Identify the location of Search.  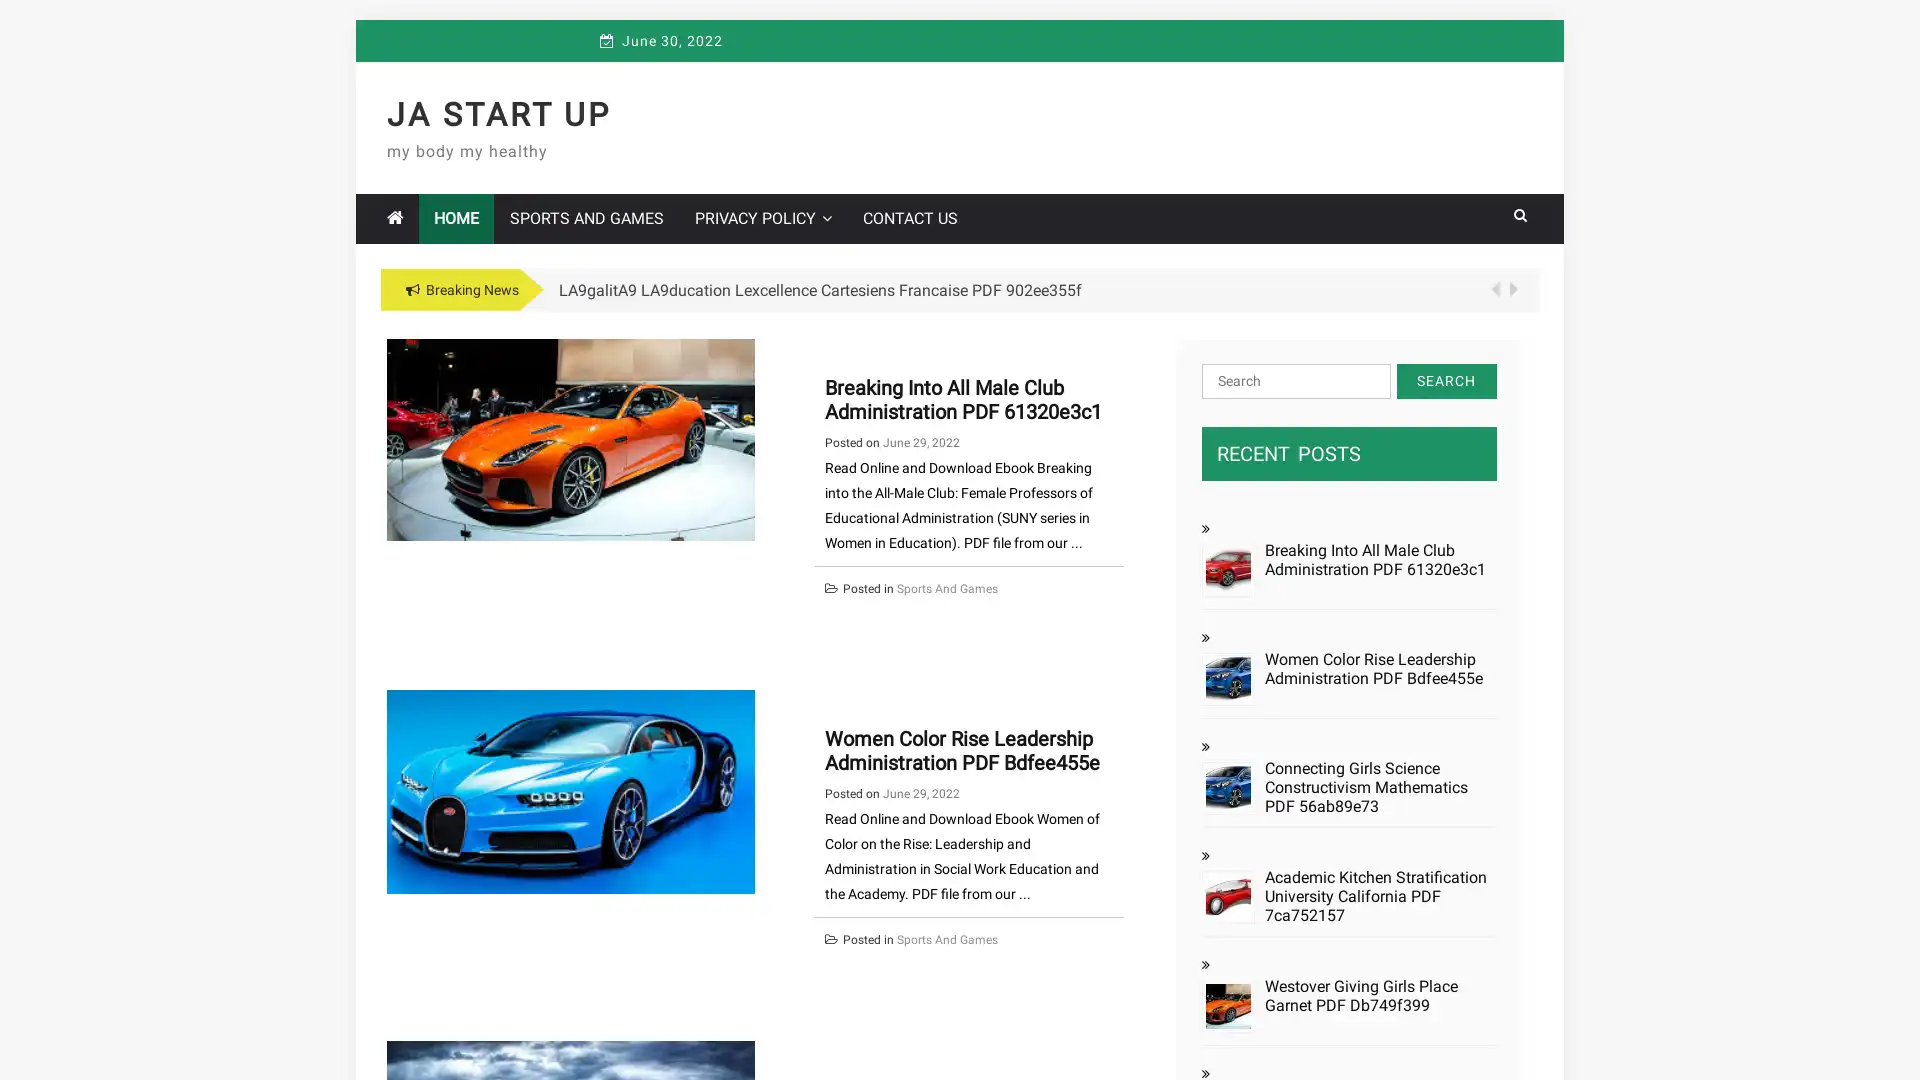
(1445, 380).